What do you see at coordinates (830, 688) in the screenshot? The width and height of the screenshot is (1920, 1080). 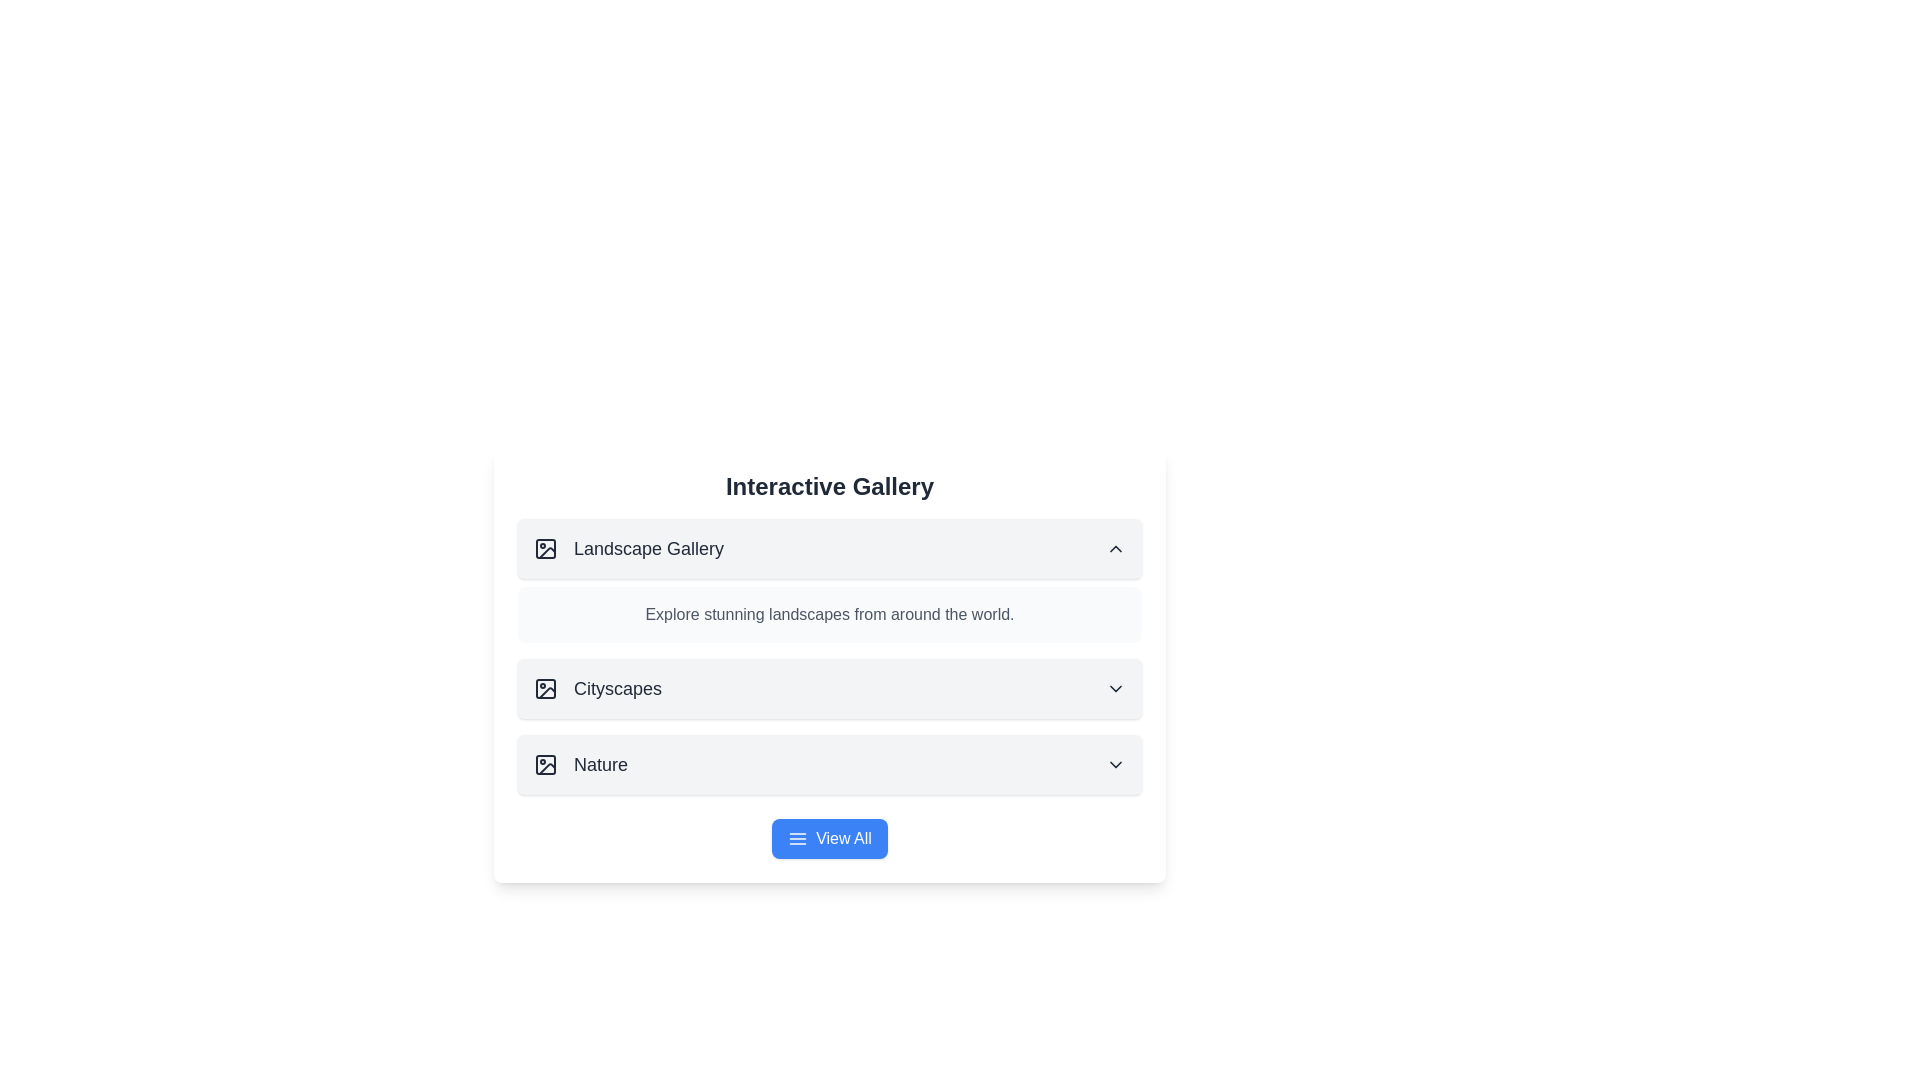 I see `the second expandable list item labeled 'Cityscapes'` at bounding box center [830, 688].